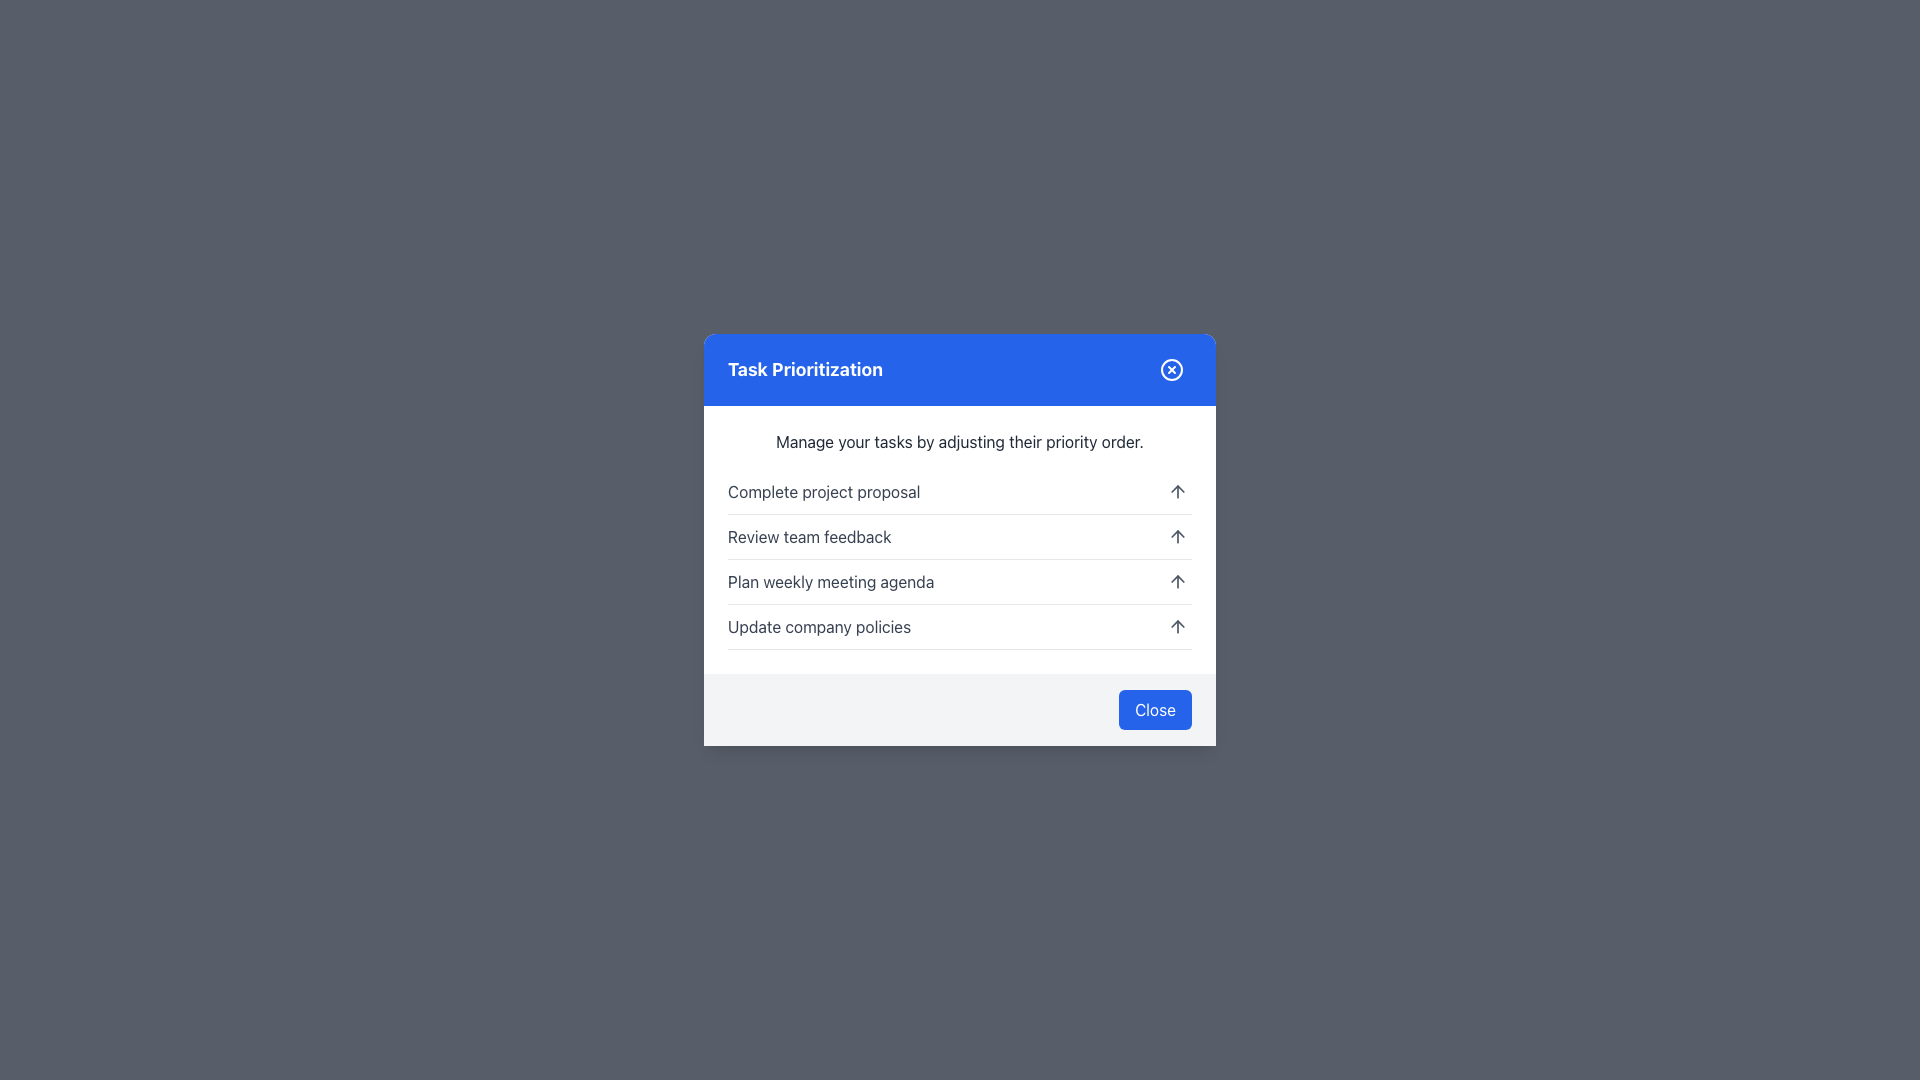 The image size is (1920, 1080). What do you see at coordinates (1177, 582) in the screenshot?
I see `the small upward arrow icon in the 'Task Prioritization' dialog, aligned to the rightmost part of the row for 'Plan weekly meeting agenda'` at bounding box center [1177, 582].